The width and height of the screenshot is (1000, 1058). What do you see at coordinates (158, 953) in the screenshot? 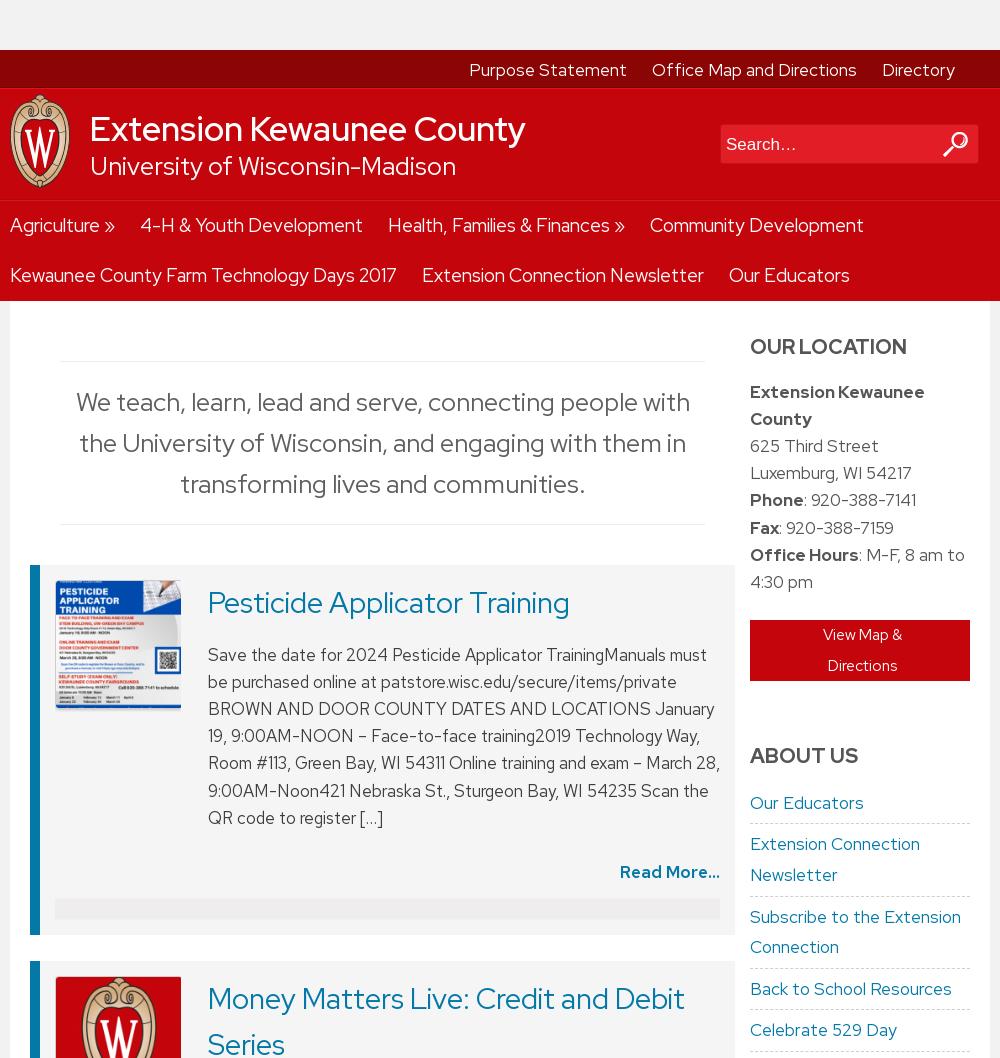
I see `'.'` at bounding box center [158, 953].